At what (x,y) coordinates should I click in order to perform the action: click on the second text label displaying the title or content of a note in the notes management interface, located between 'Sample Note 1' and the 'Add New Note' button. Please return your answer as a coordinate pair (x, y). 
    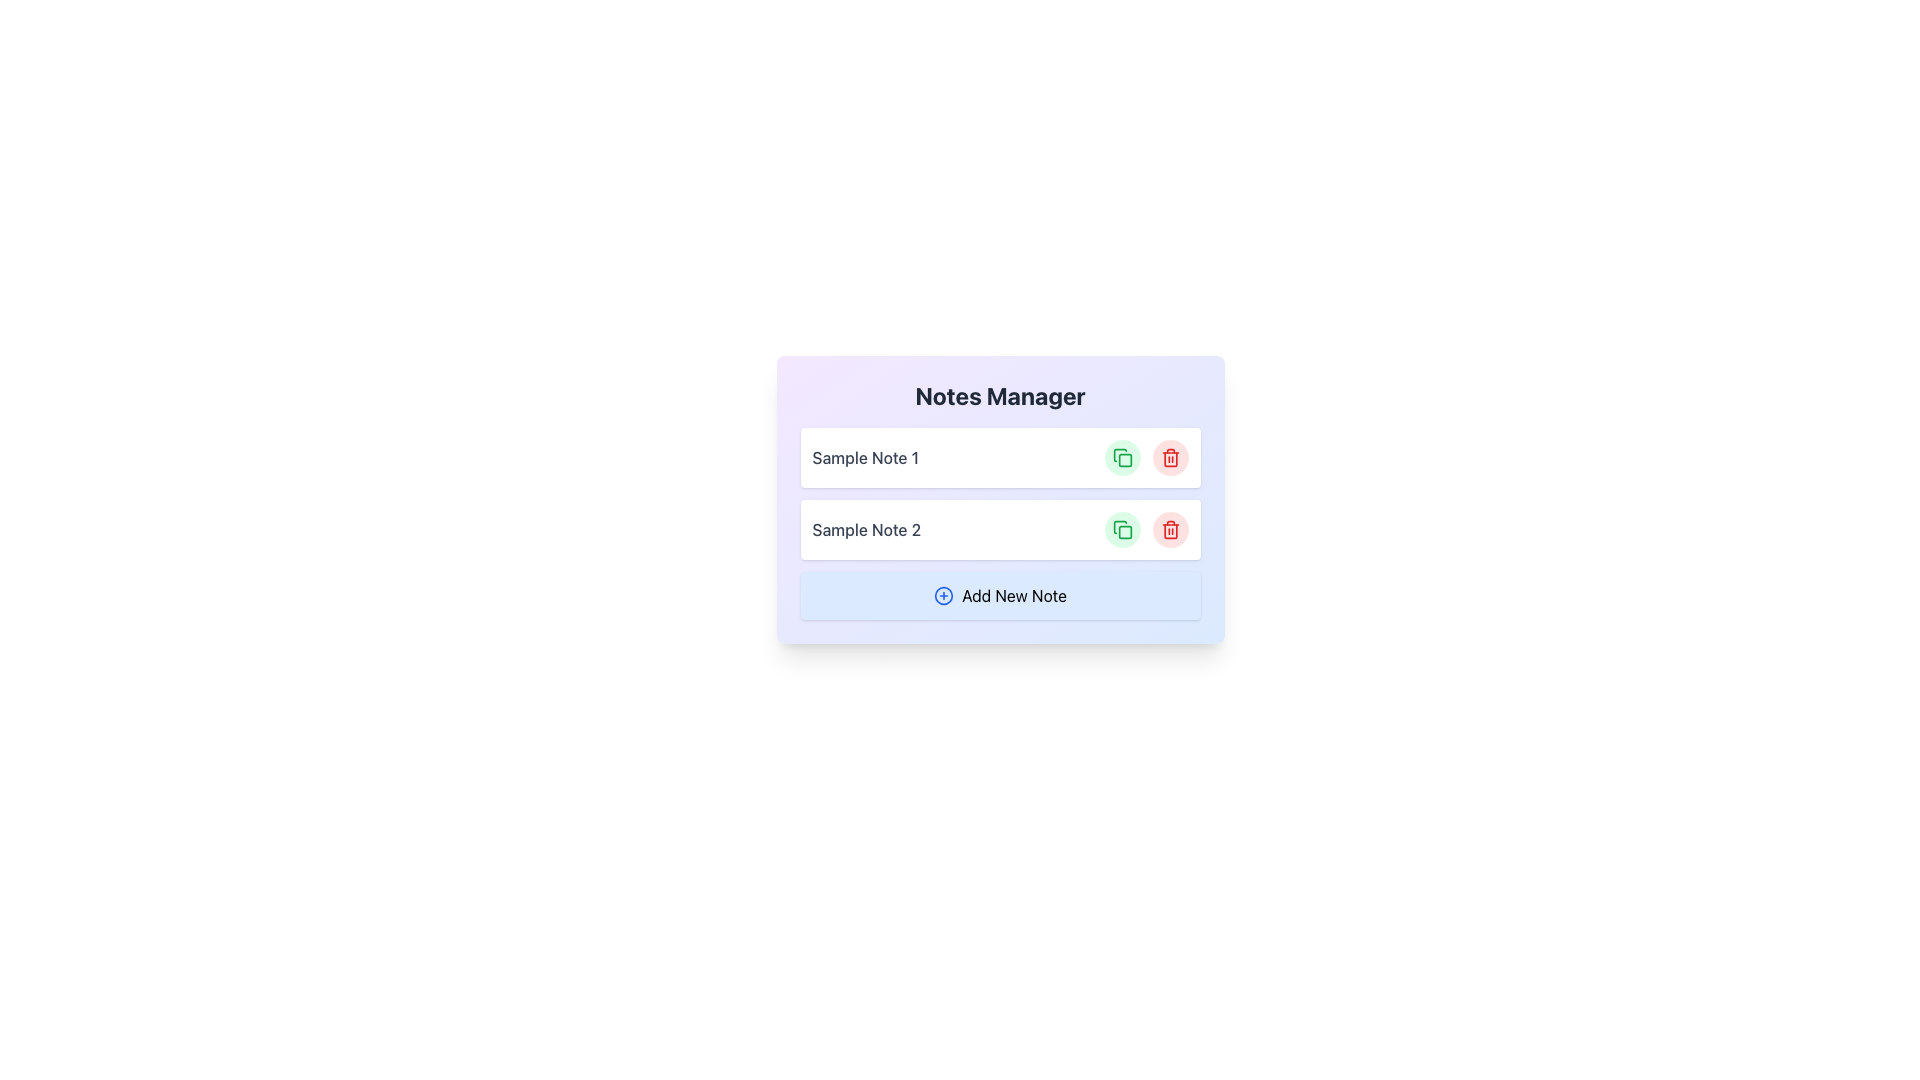
    Looking at the image, I should click on (866, 528).